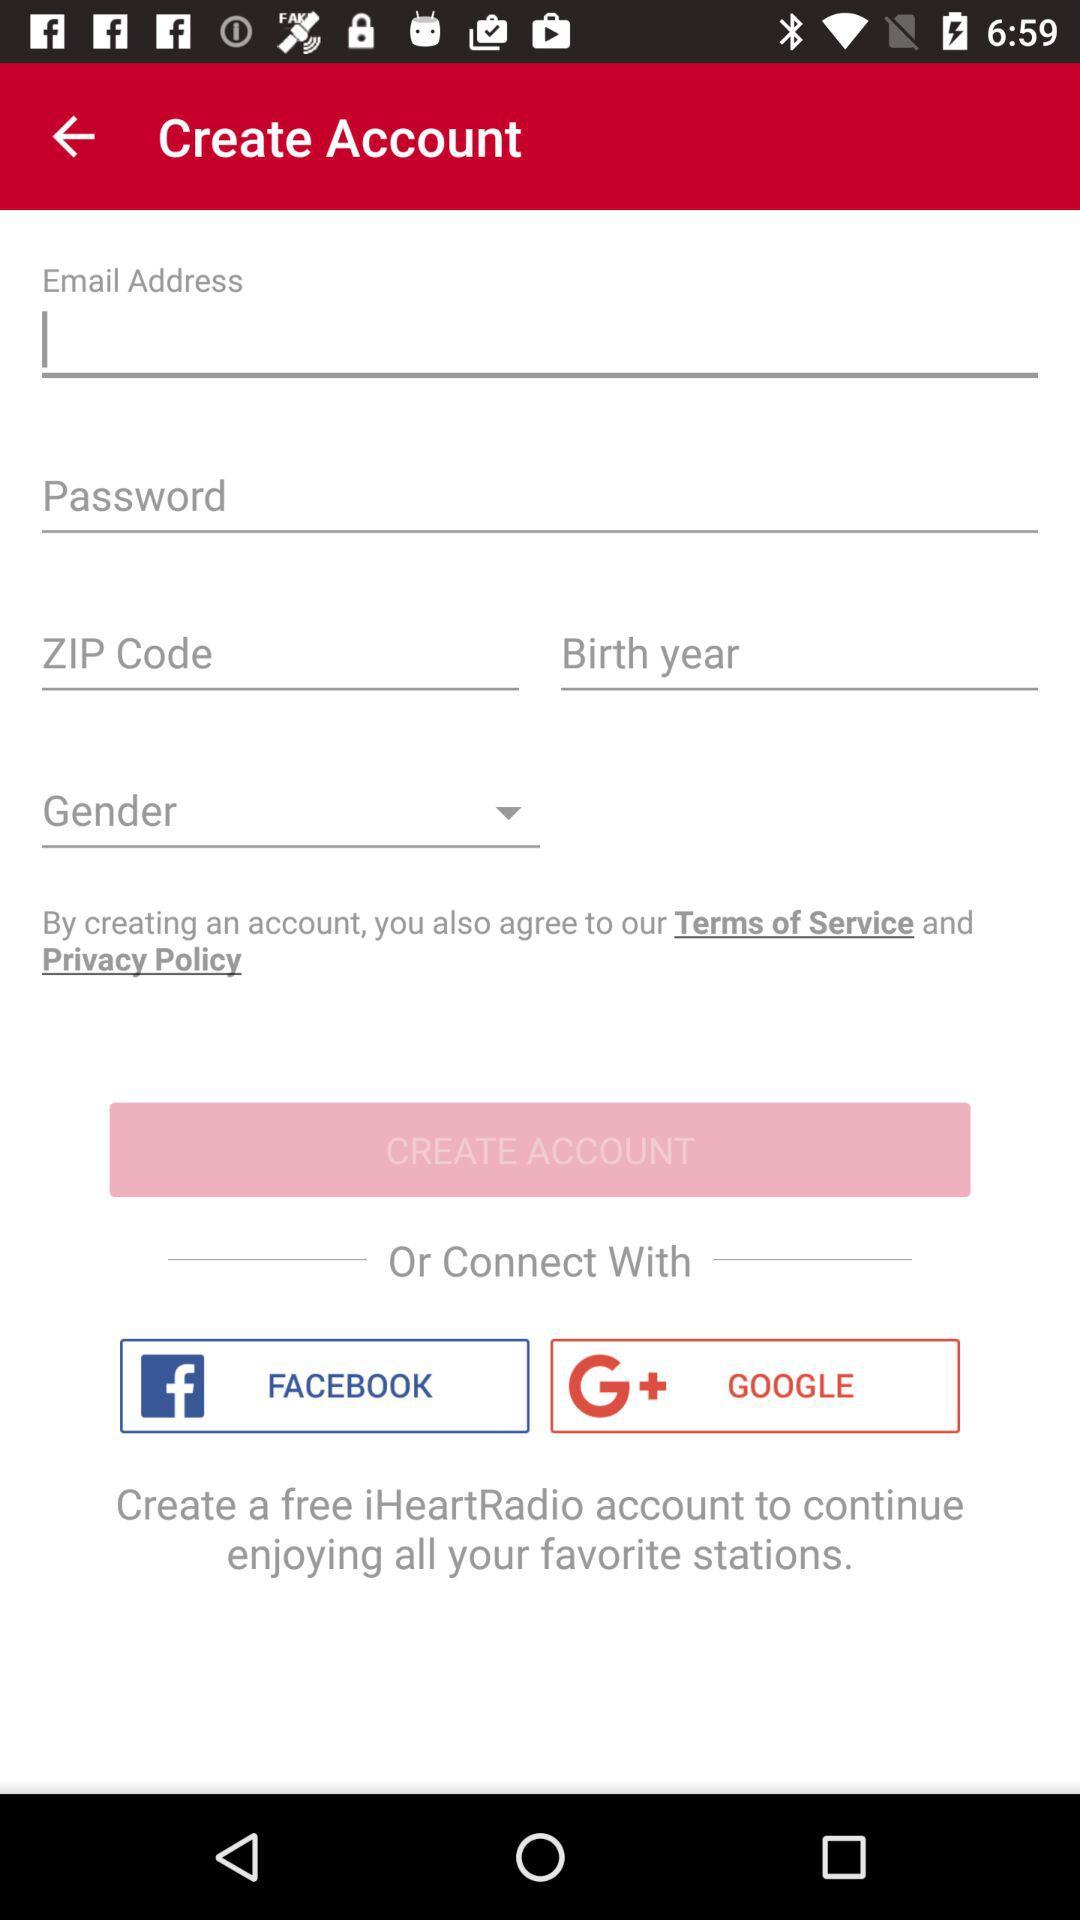 The width and height of the screenshot is (1080, 1920). Describe the element at coordinates (323, 1385) in the screenshot. I see `connect with facebook` at that location.